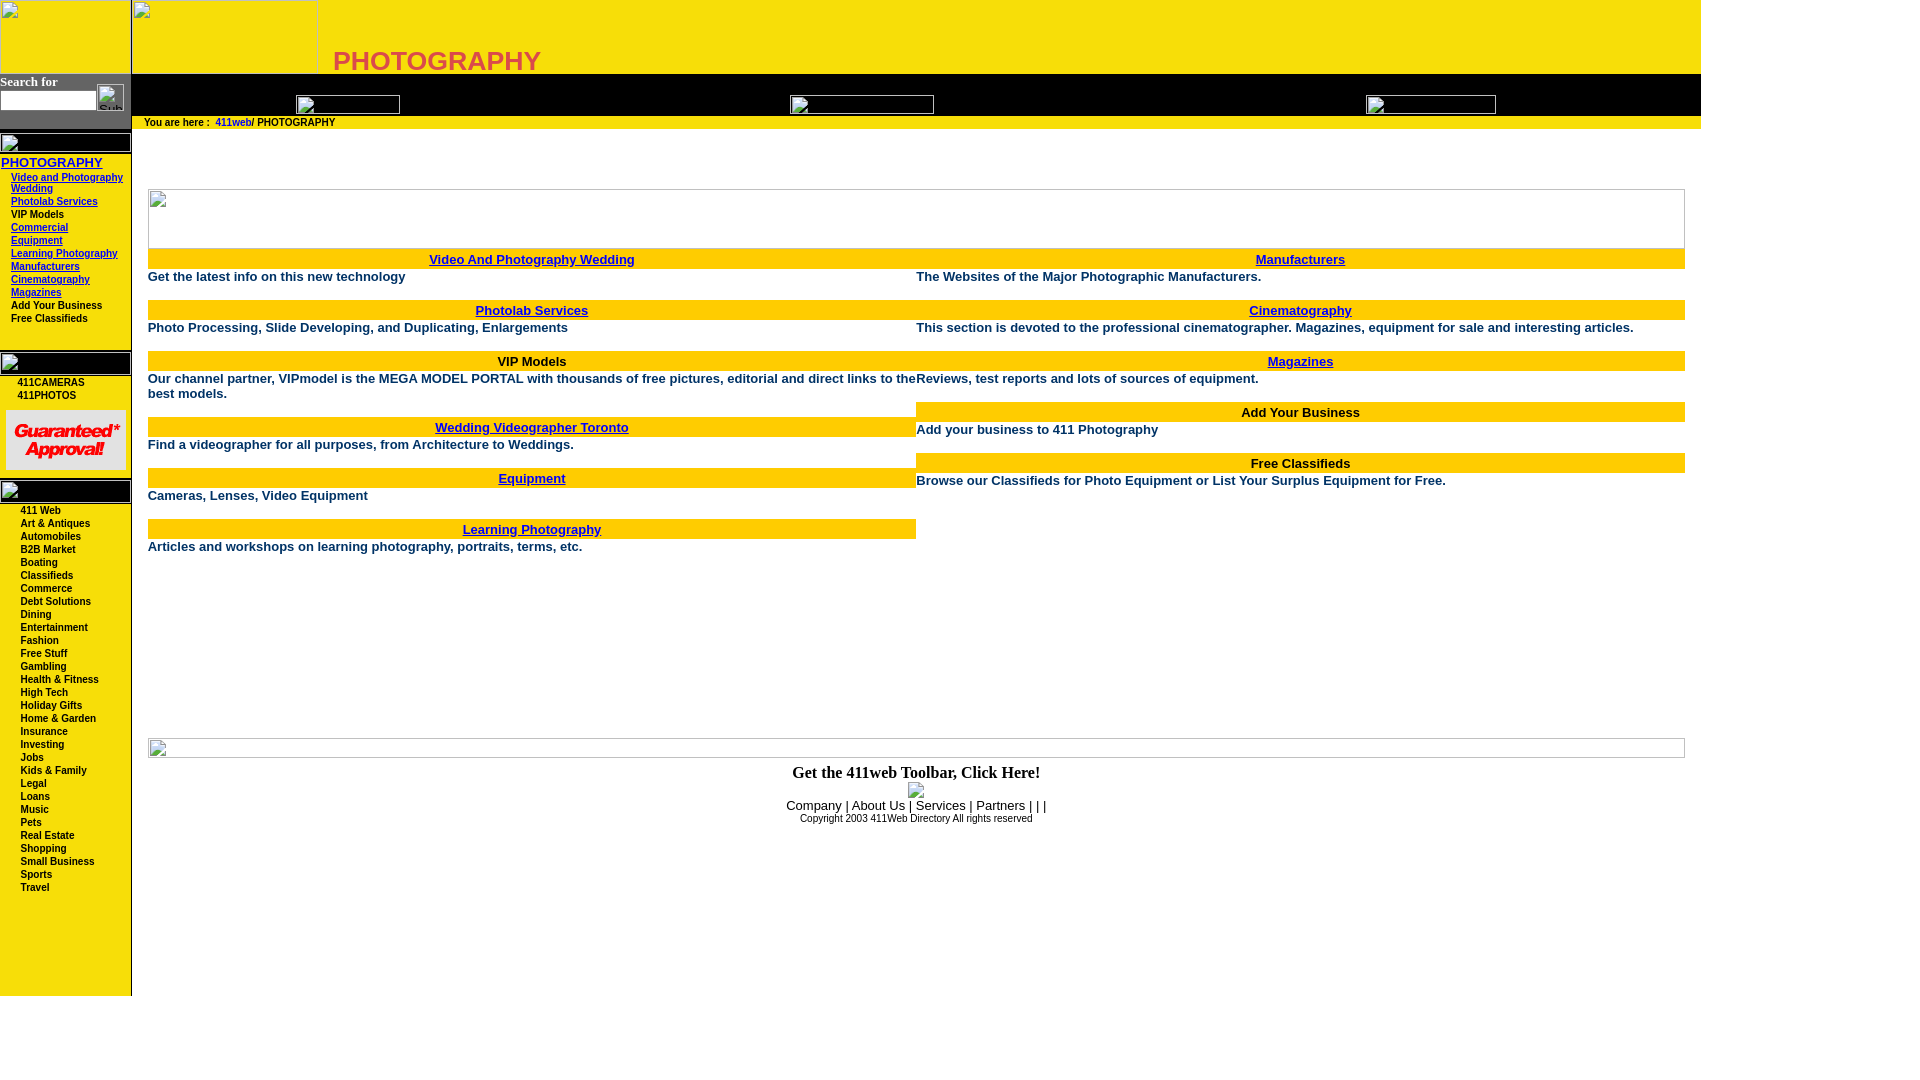 This screenshot has height=1080, width=1920. What do you see at coordinates (427, 257) in the screenshot?
I see `'Video And Photography Wedding'` at bounding box center [427, 257].